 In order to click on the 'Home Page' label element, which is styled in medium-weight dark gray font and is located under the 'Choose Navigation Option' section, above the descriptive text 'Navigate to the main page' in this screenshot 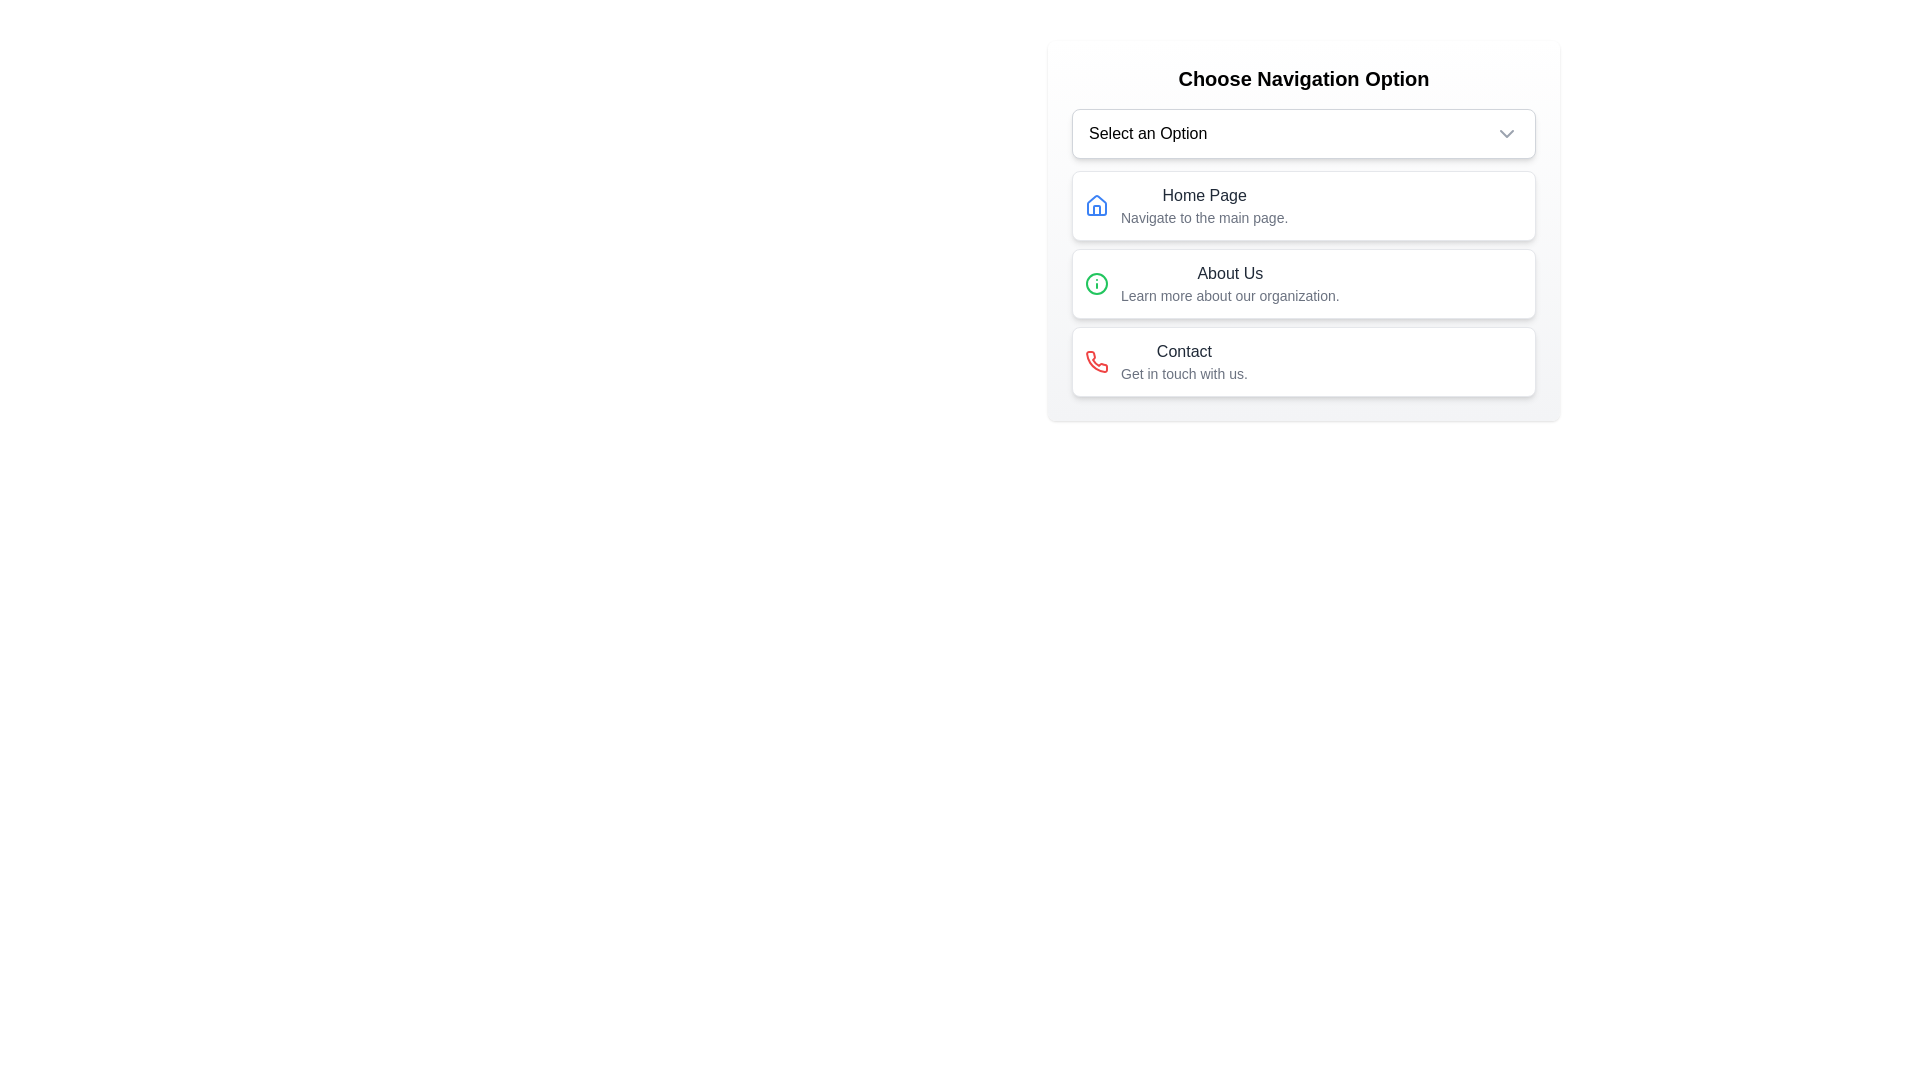, I will do `click(1203, 196)`.